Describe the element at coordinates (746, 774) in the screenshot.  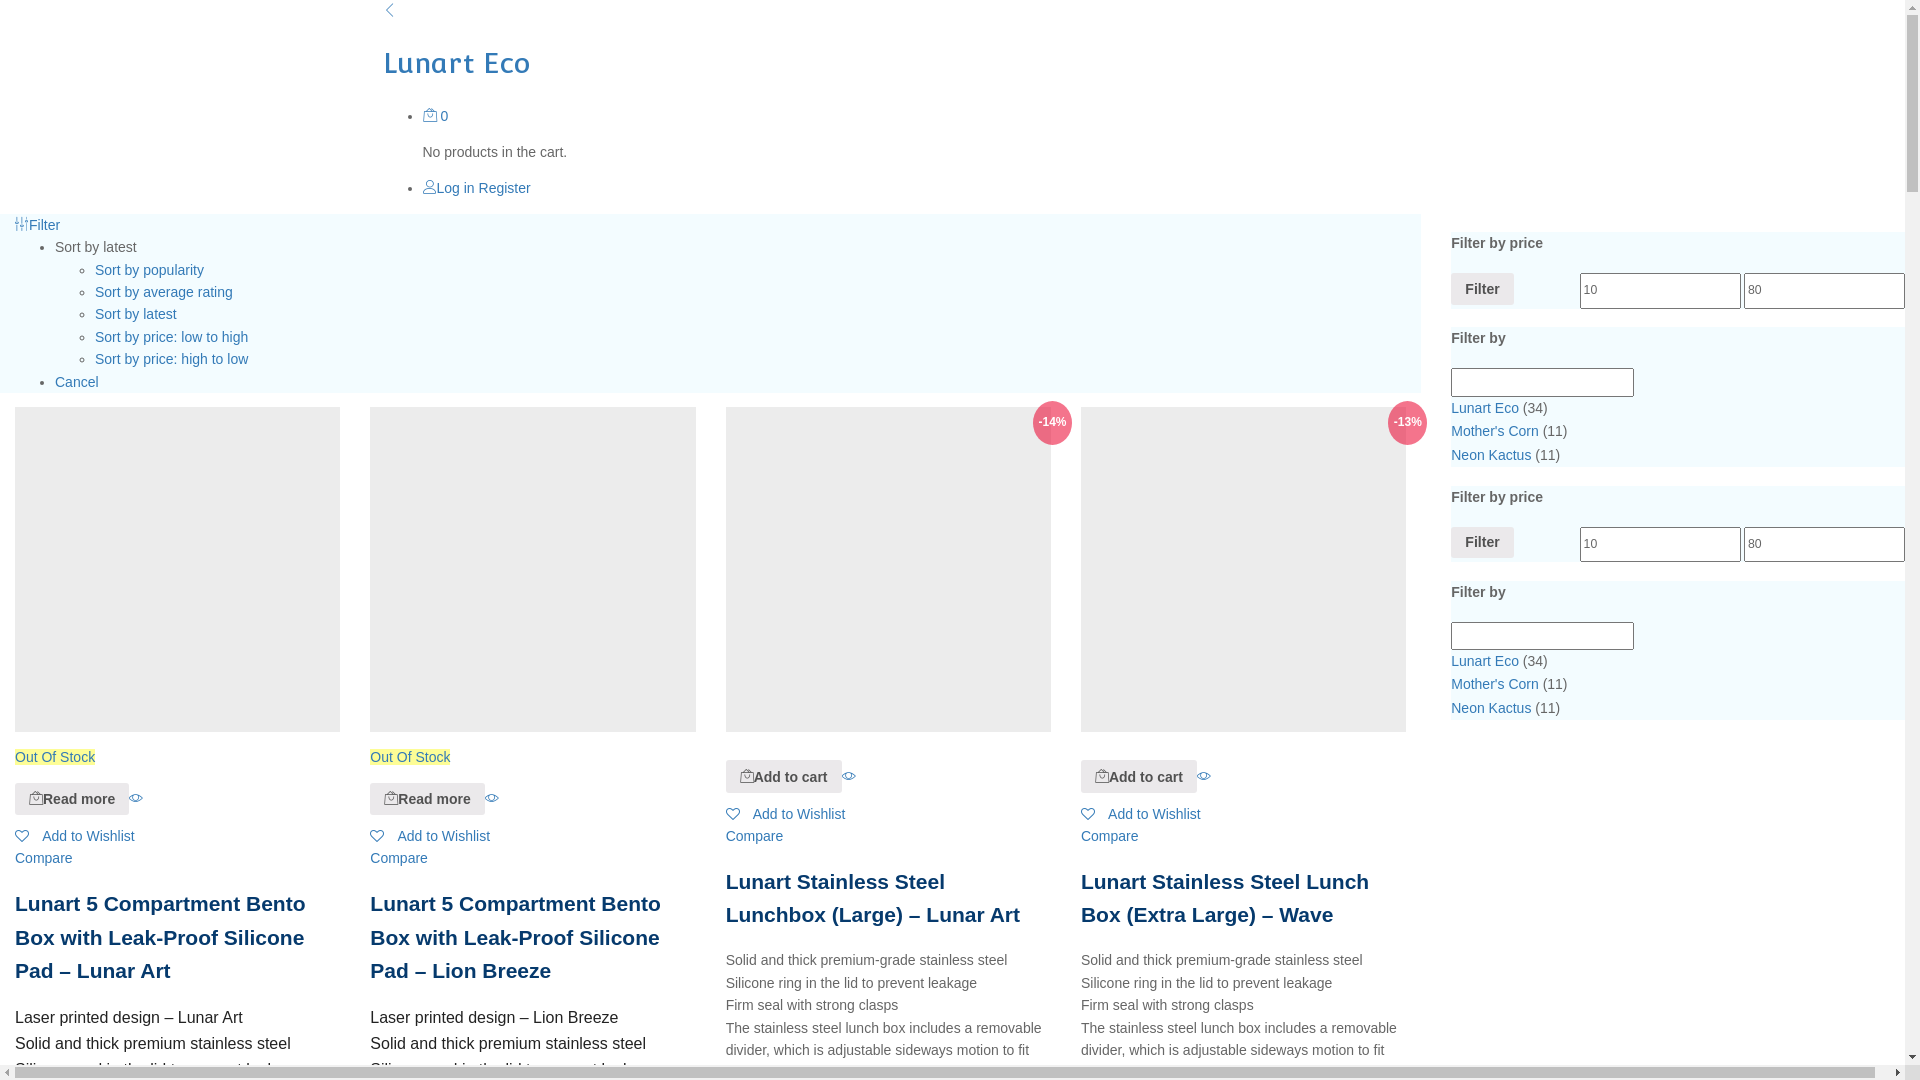
I see `'Add to cart'` at that location.